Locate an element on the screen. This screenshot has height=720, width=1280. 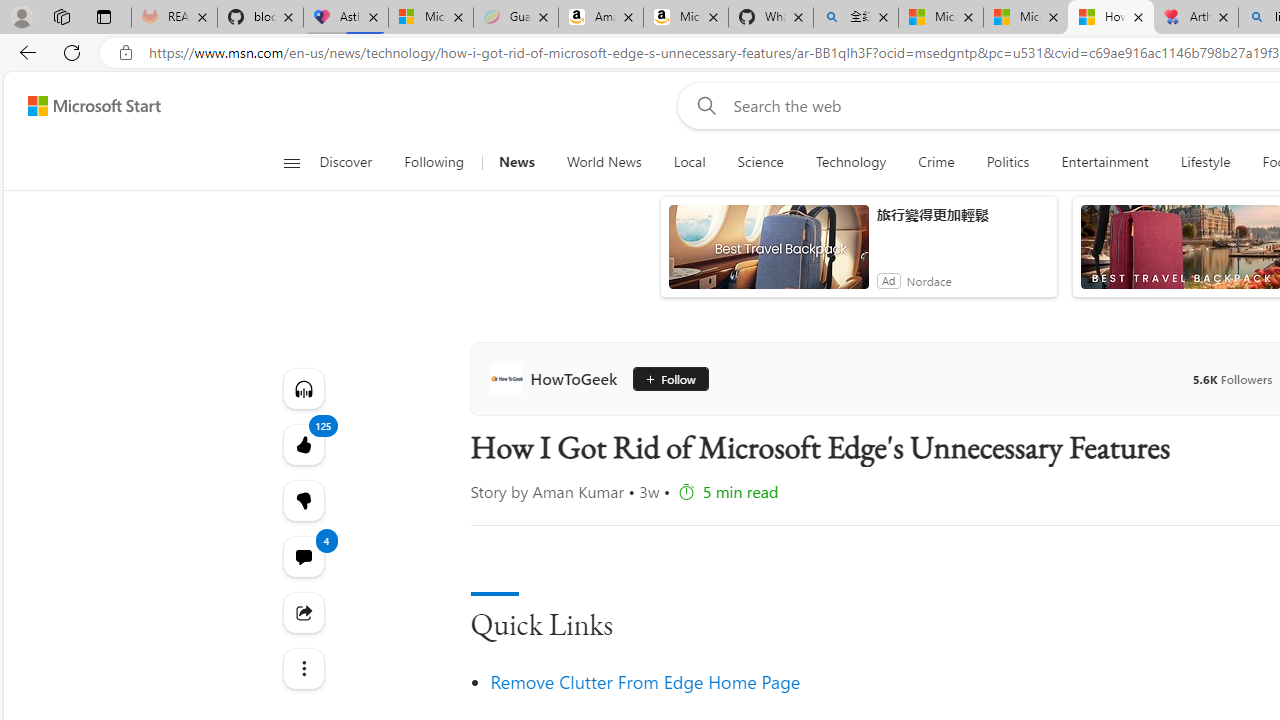
'Politics' is located at coordinates (1008, 162).